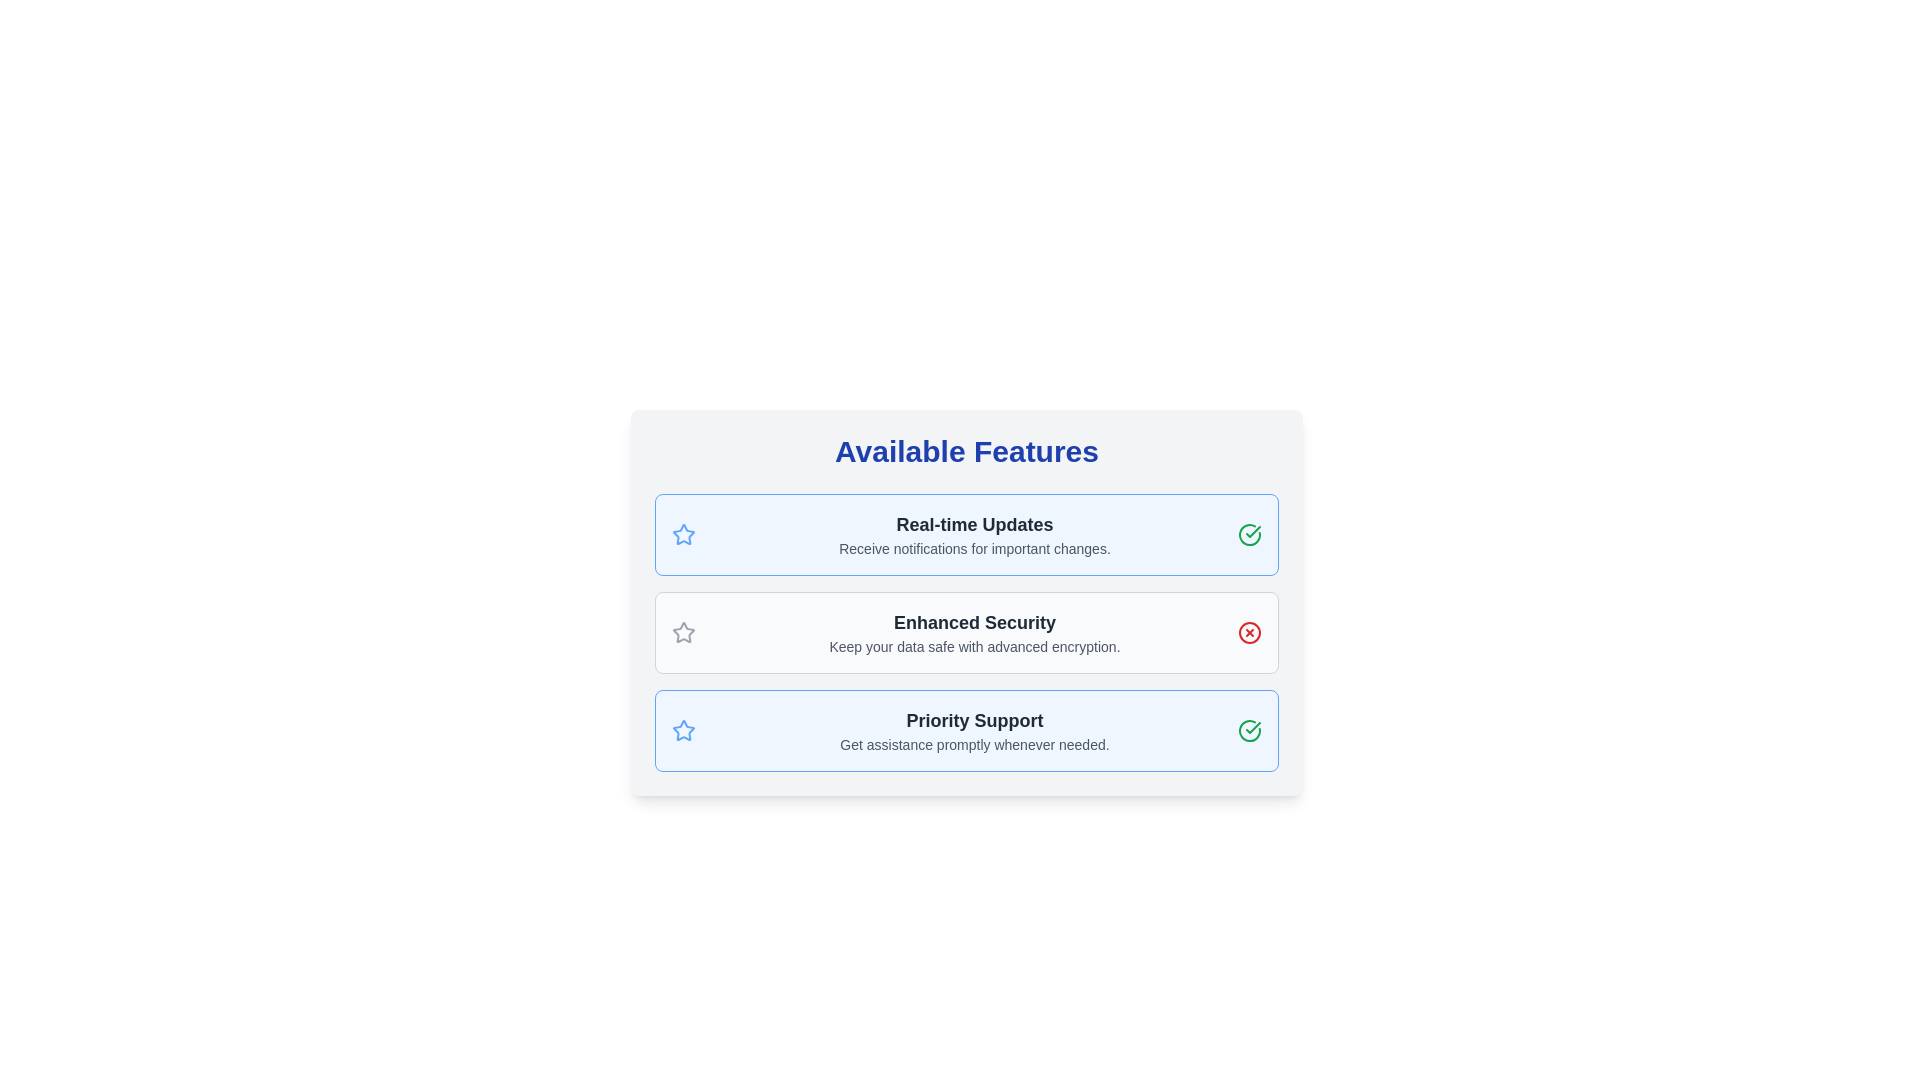  Describe the element at coordinates (974, 632) in the screenshot. I see `the text block containing the title 'Enhanced Security' and the subtitle 'Keep your data safe with advanced encryption.'` at that location.